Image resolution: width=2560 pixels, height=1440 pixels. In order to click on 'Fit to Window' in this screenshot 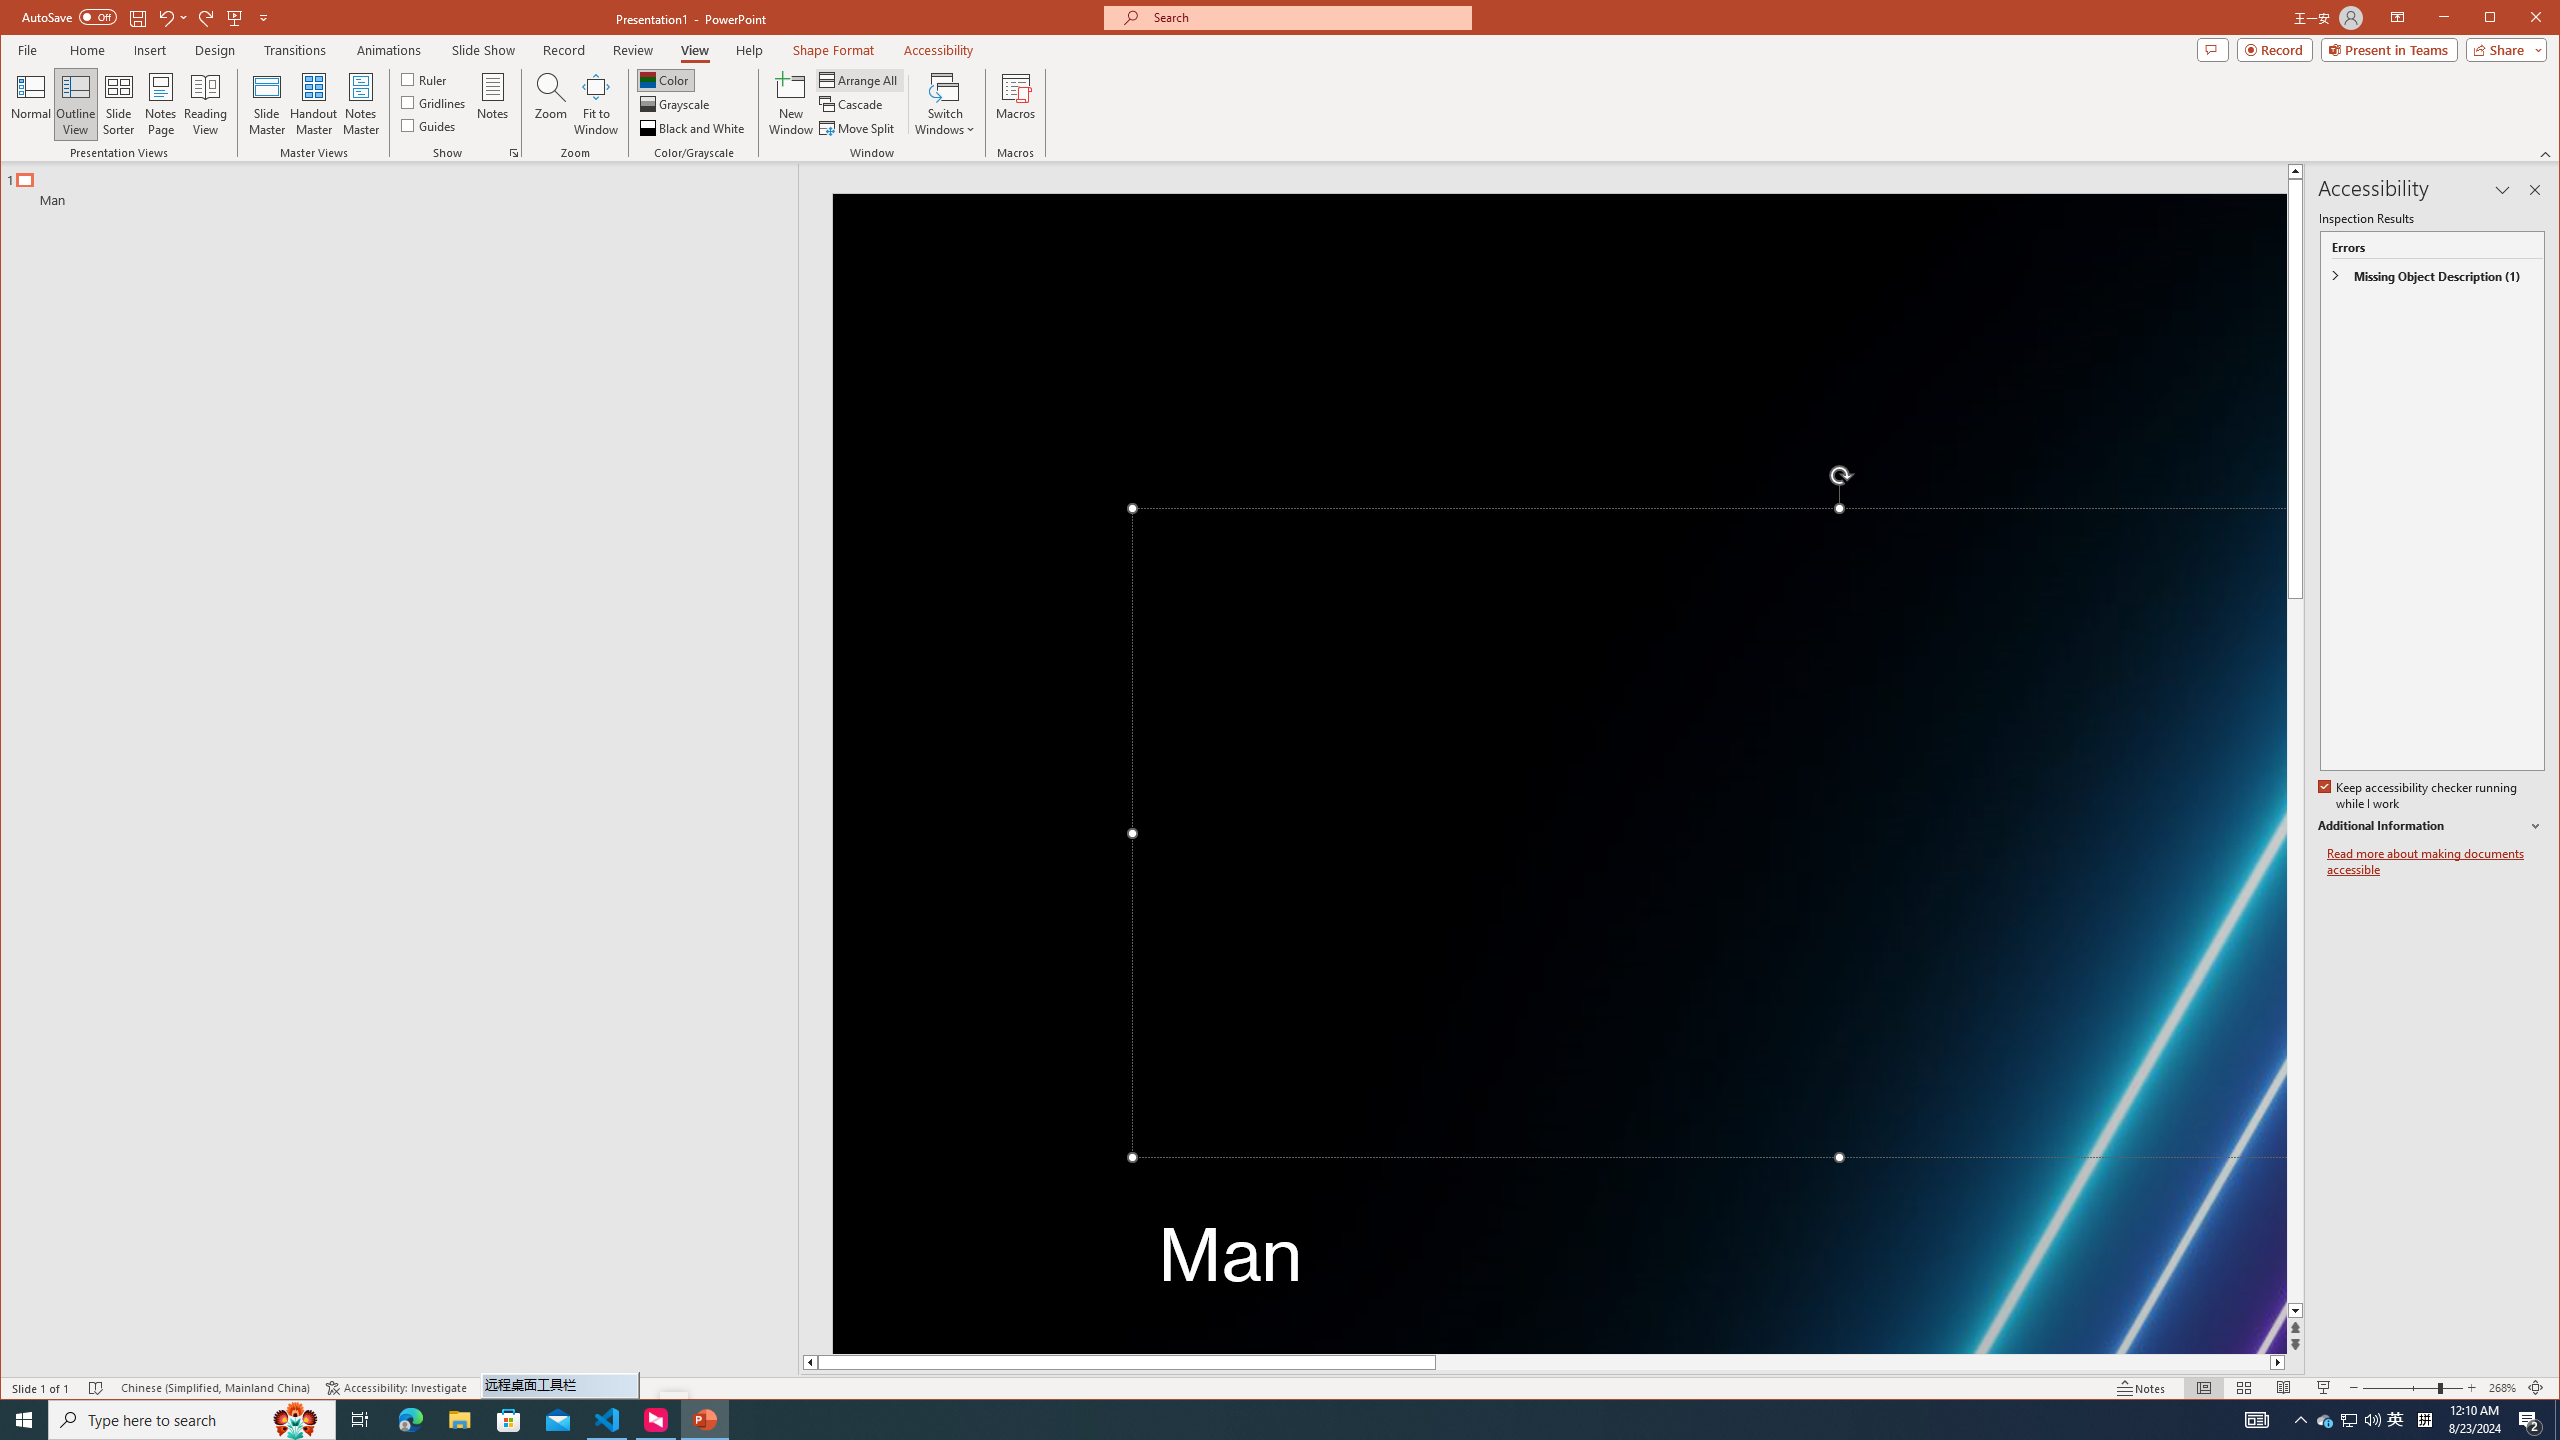, I will do `click(595, 103)`.